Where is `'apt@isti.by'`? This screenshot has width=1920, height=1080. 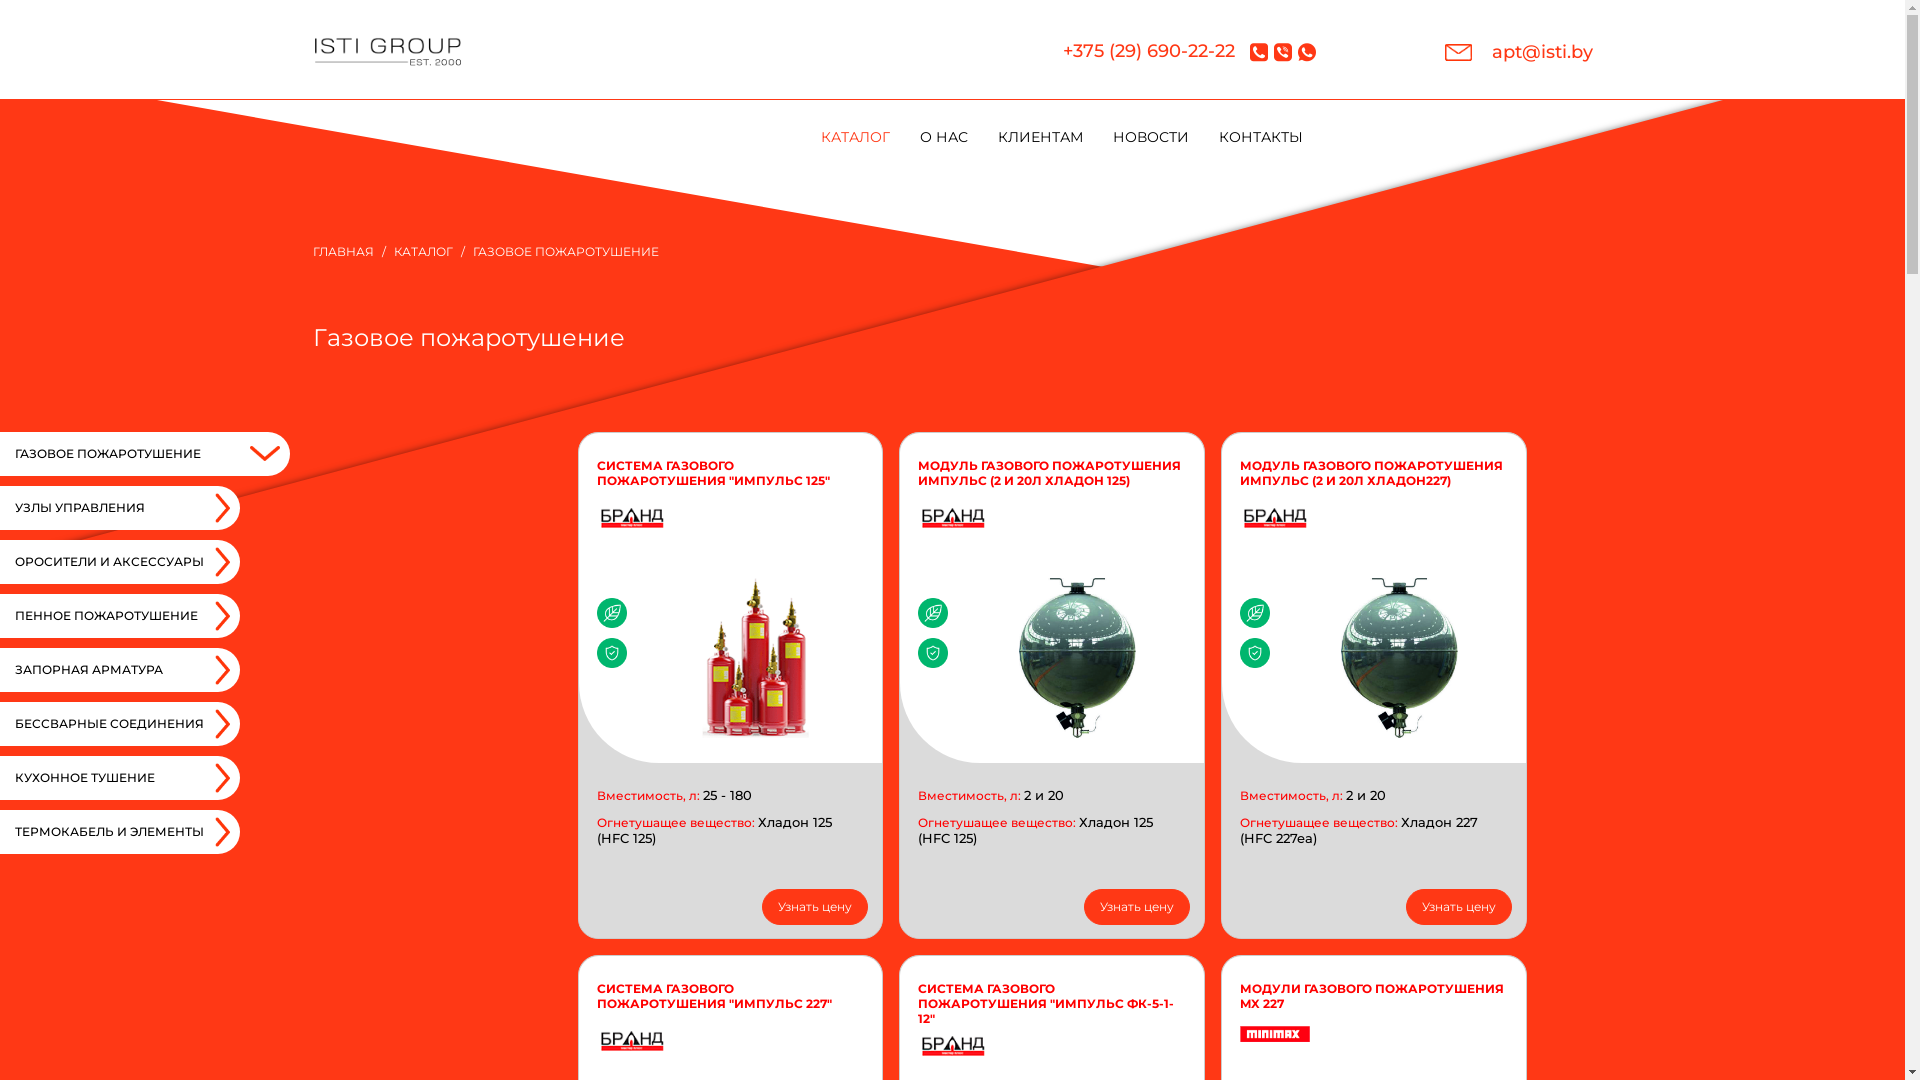
'apt@isti.by' is located at coordinates (1517, 51).